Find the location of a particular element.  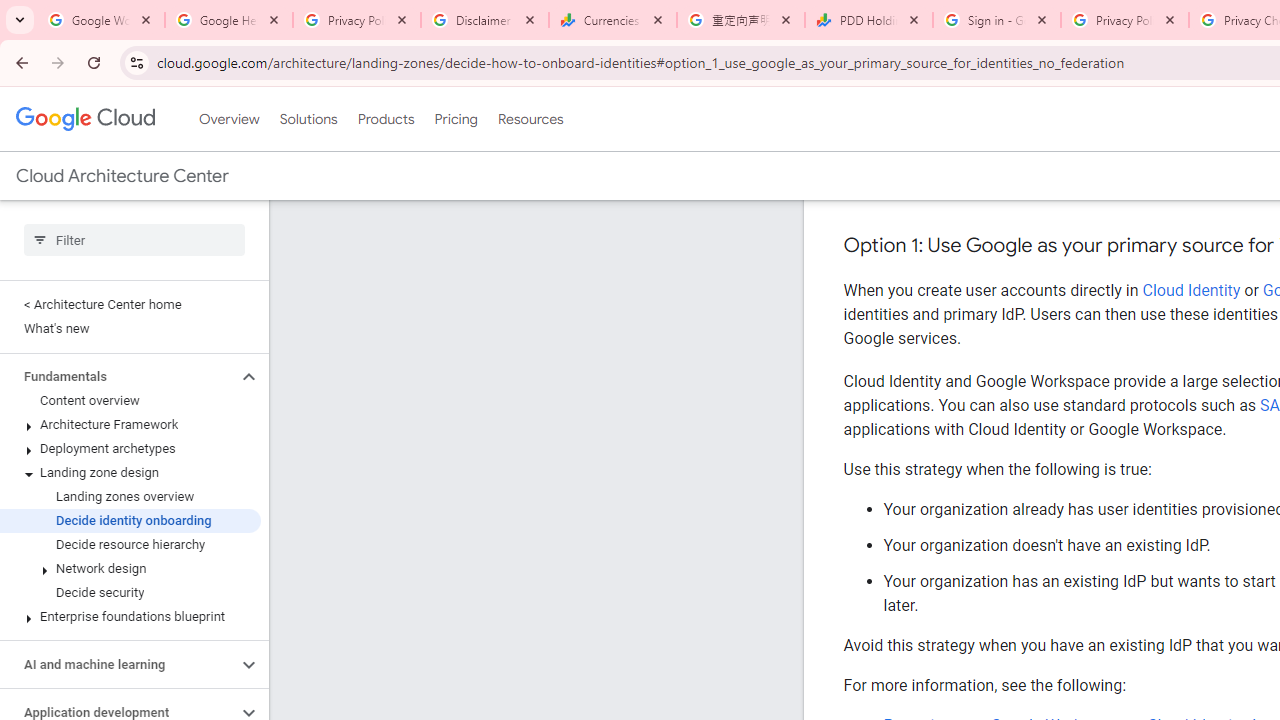

'Cloud Architecture Center' is located at coordinates (121, 175).